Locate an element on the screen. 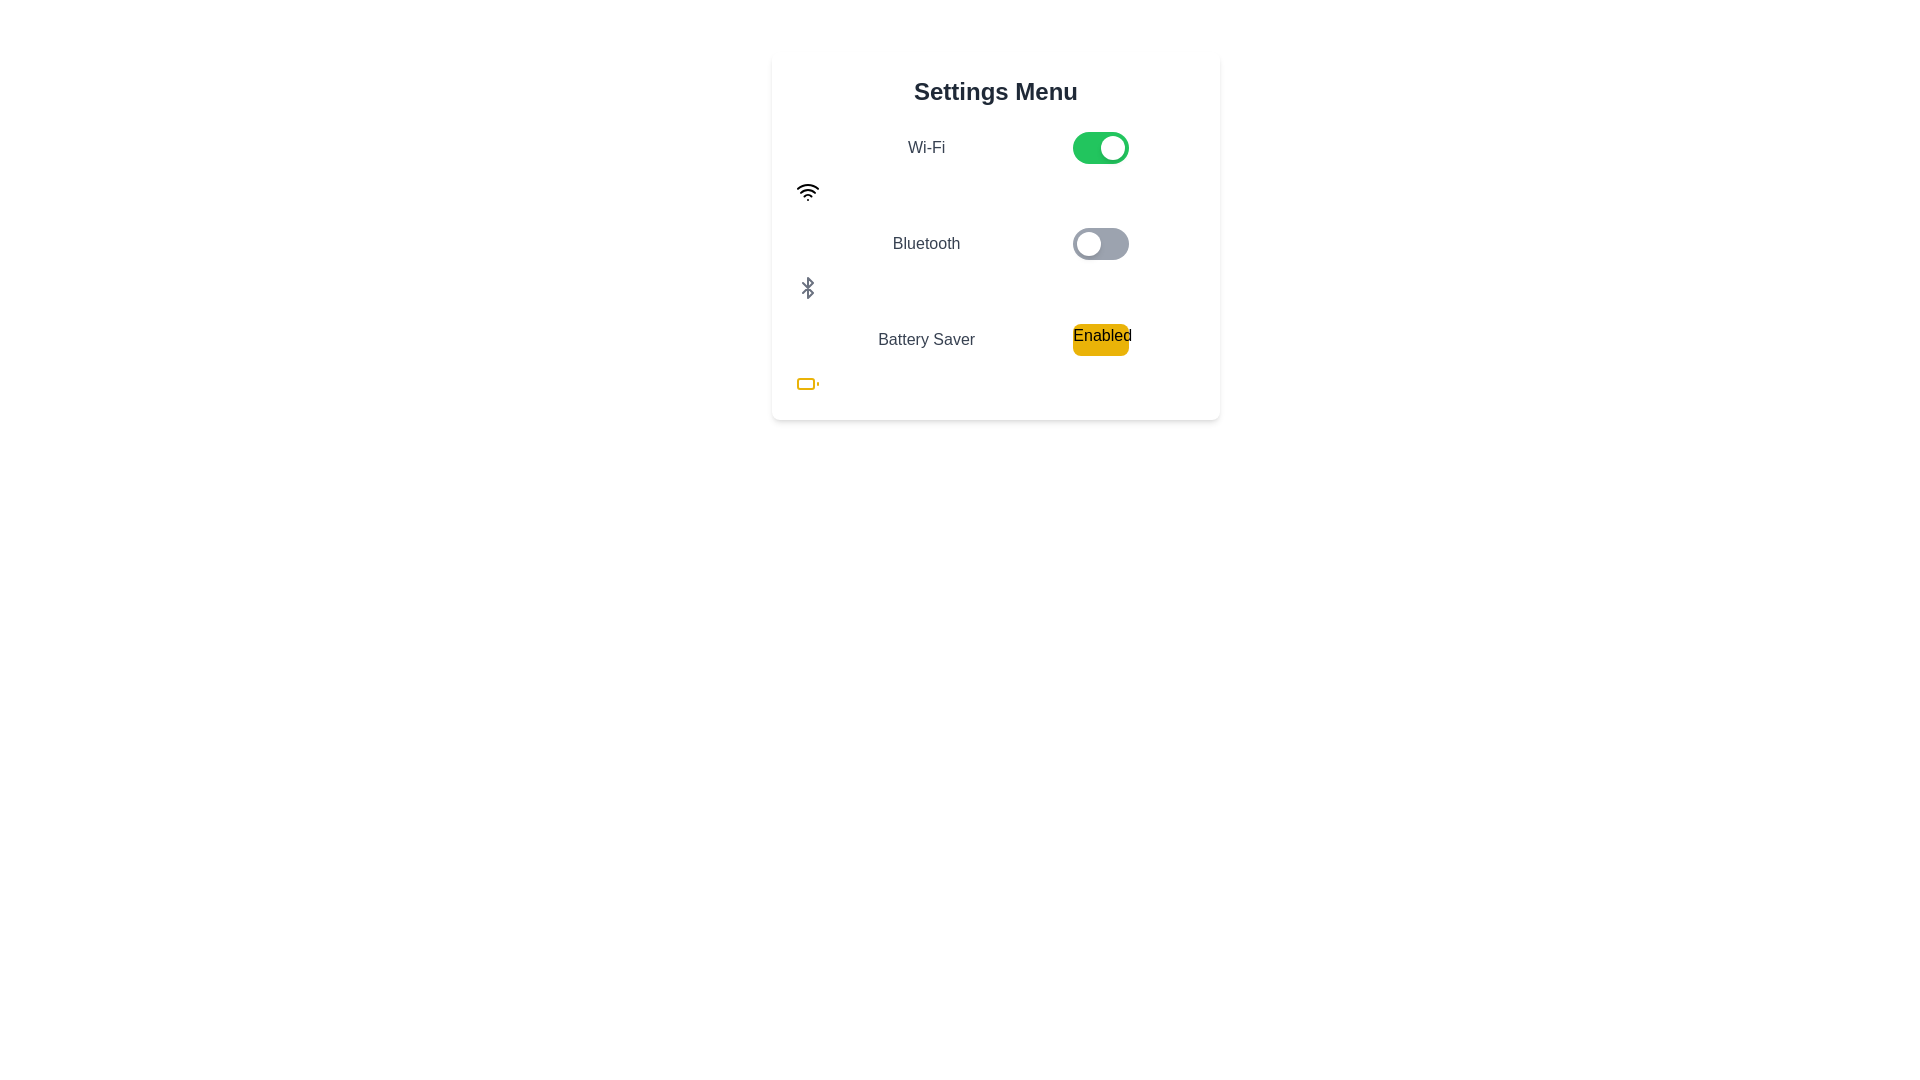  the Wi-Fi icon, which is the leftmost icon in a grid layout and aligns horizontally with the 'Wi-Fi' text and toggle switch is located at coordinates (807, 192).